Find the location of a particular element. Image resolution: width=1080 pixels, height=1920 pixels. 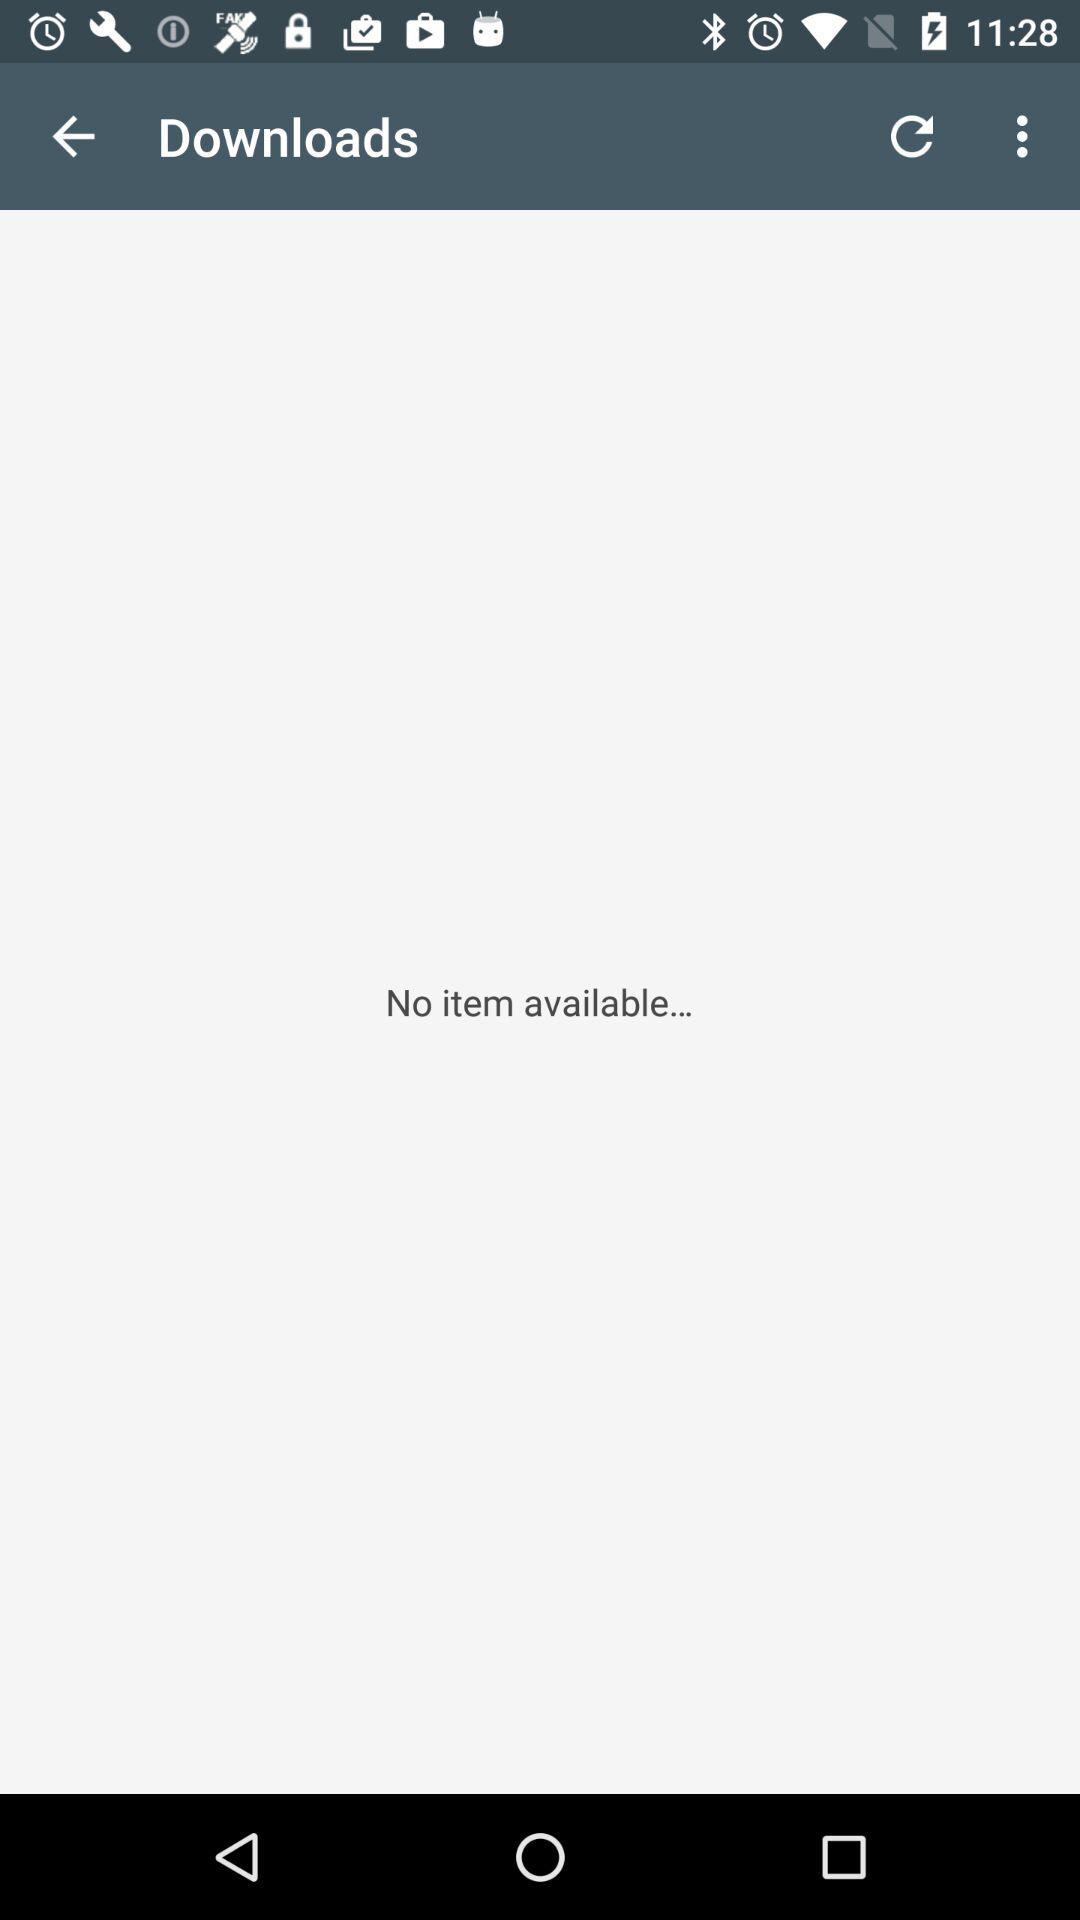

icon to the right of downloads item is located at coordinates (911, 135).